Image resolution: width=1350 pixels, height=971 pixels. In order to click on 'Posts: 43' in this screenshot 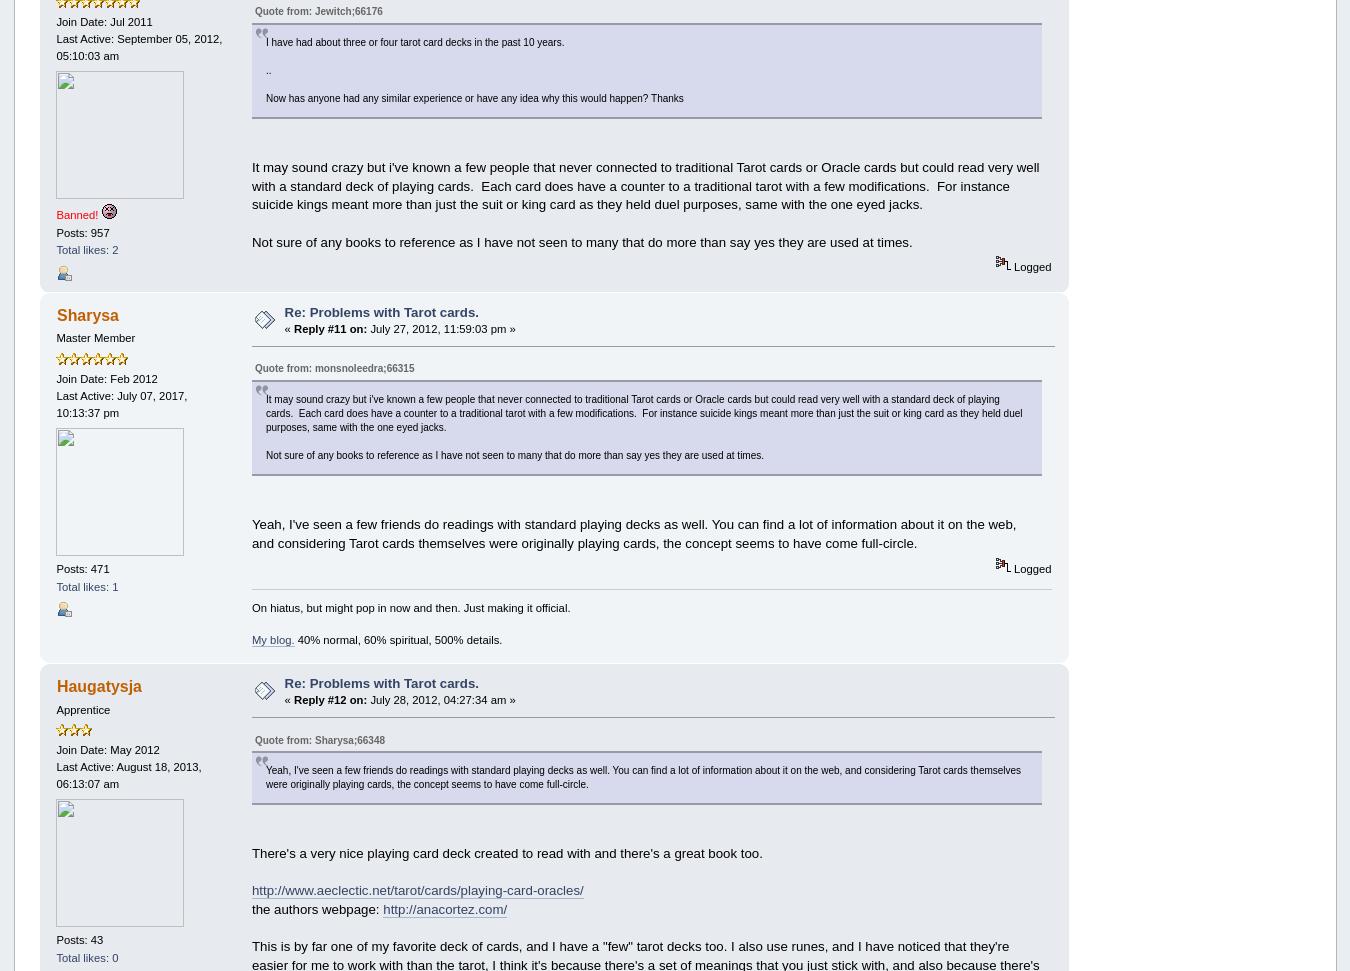, I will do `click(78, 939)`.